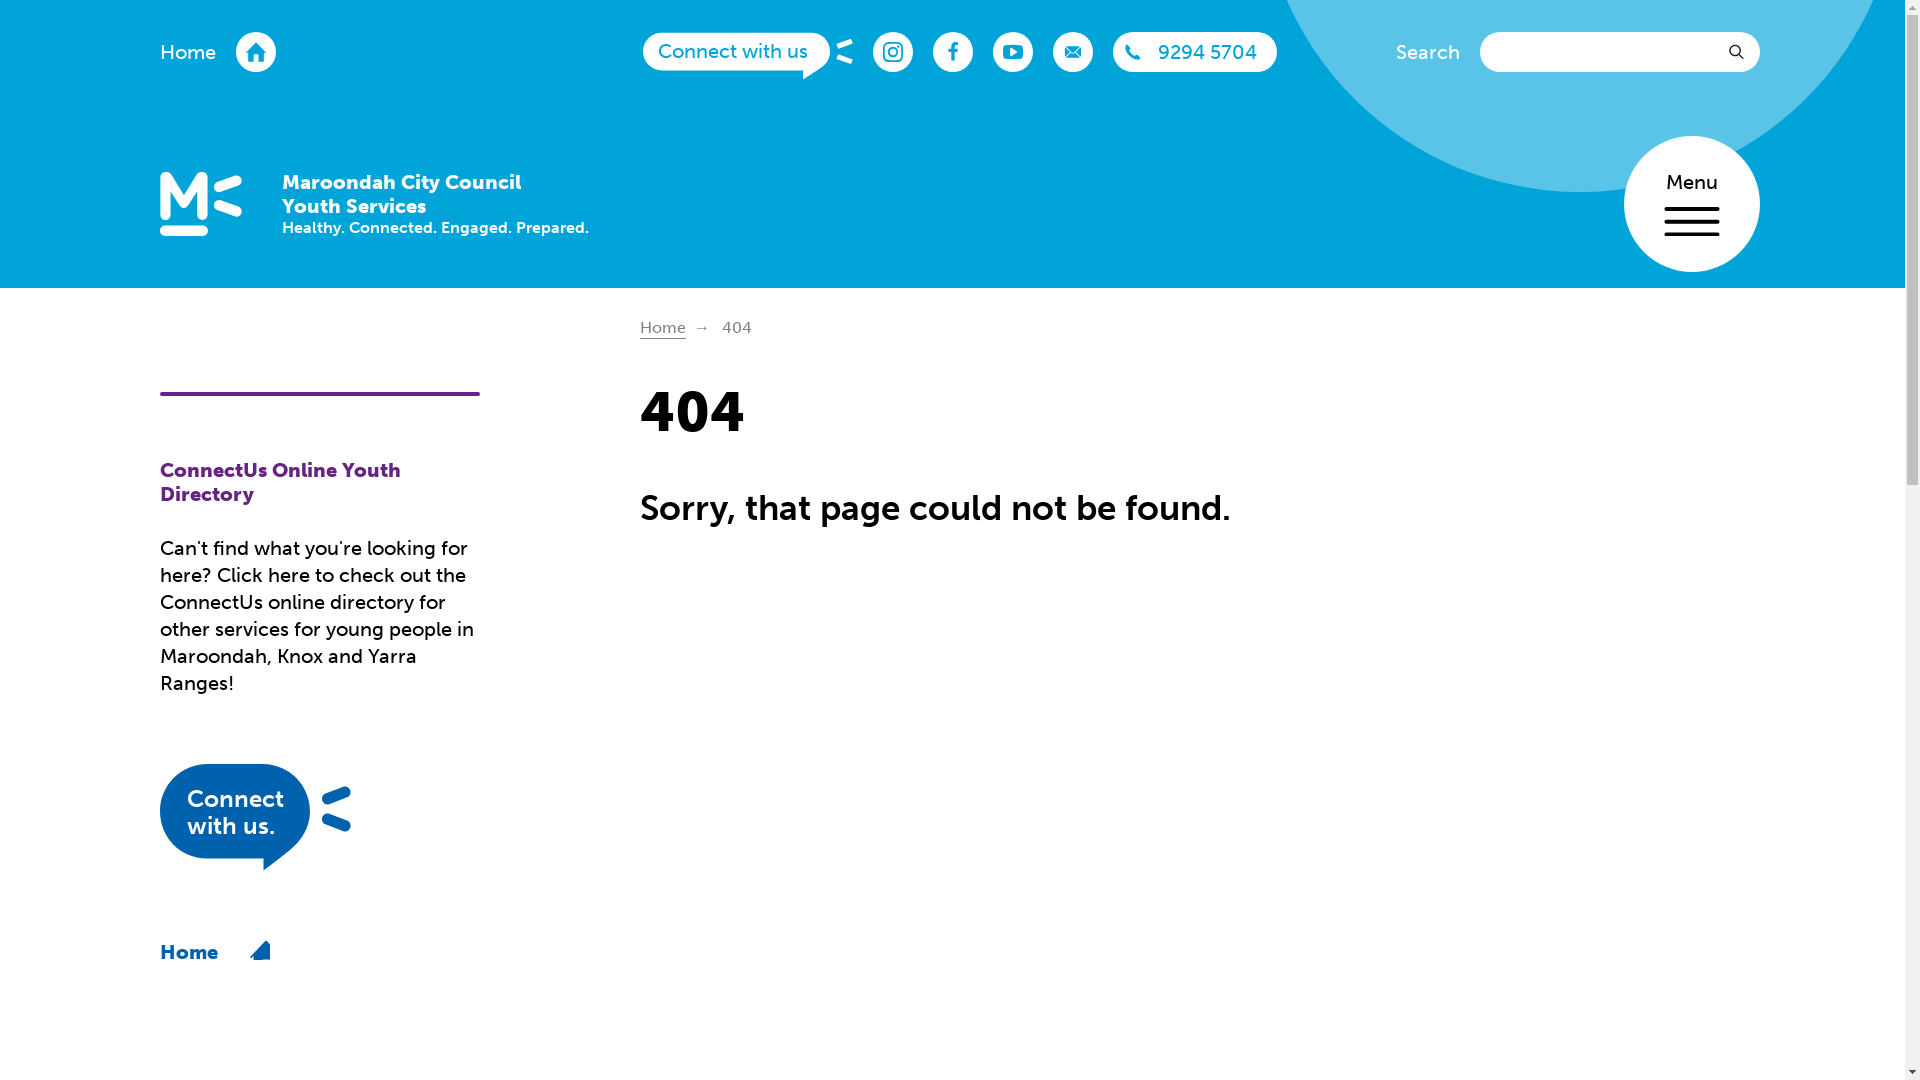  What do you see at coordinates (217, 50) in the screenshot?
I see `'Home'` at bounding box center [217, 50].